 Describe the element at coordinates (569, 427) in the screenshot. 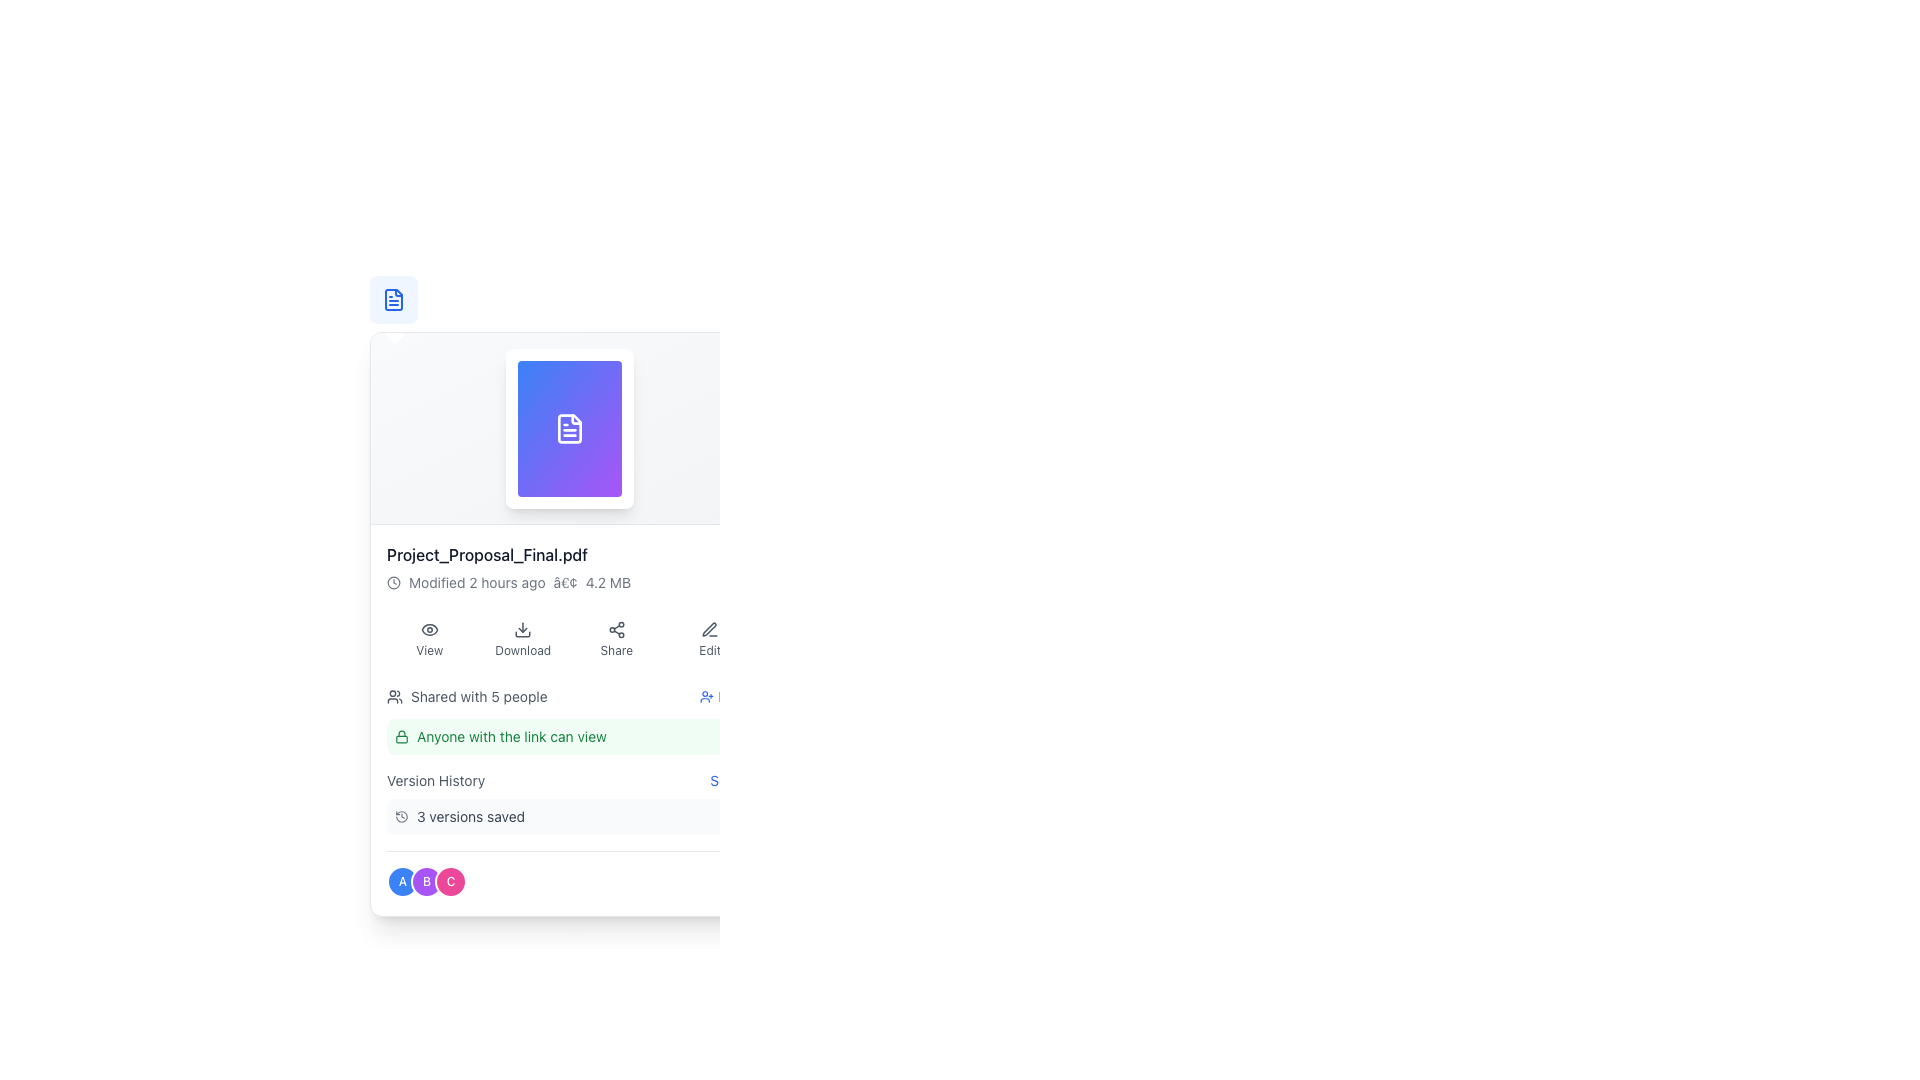

I see `the file icon, which has a document-like outline and text-like lines inside, styled in white against a purple and blue gradient background` at that location.